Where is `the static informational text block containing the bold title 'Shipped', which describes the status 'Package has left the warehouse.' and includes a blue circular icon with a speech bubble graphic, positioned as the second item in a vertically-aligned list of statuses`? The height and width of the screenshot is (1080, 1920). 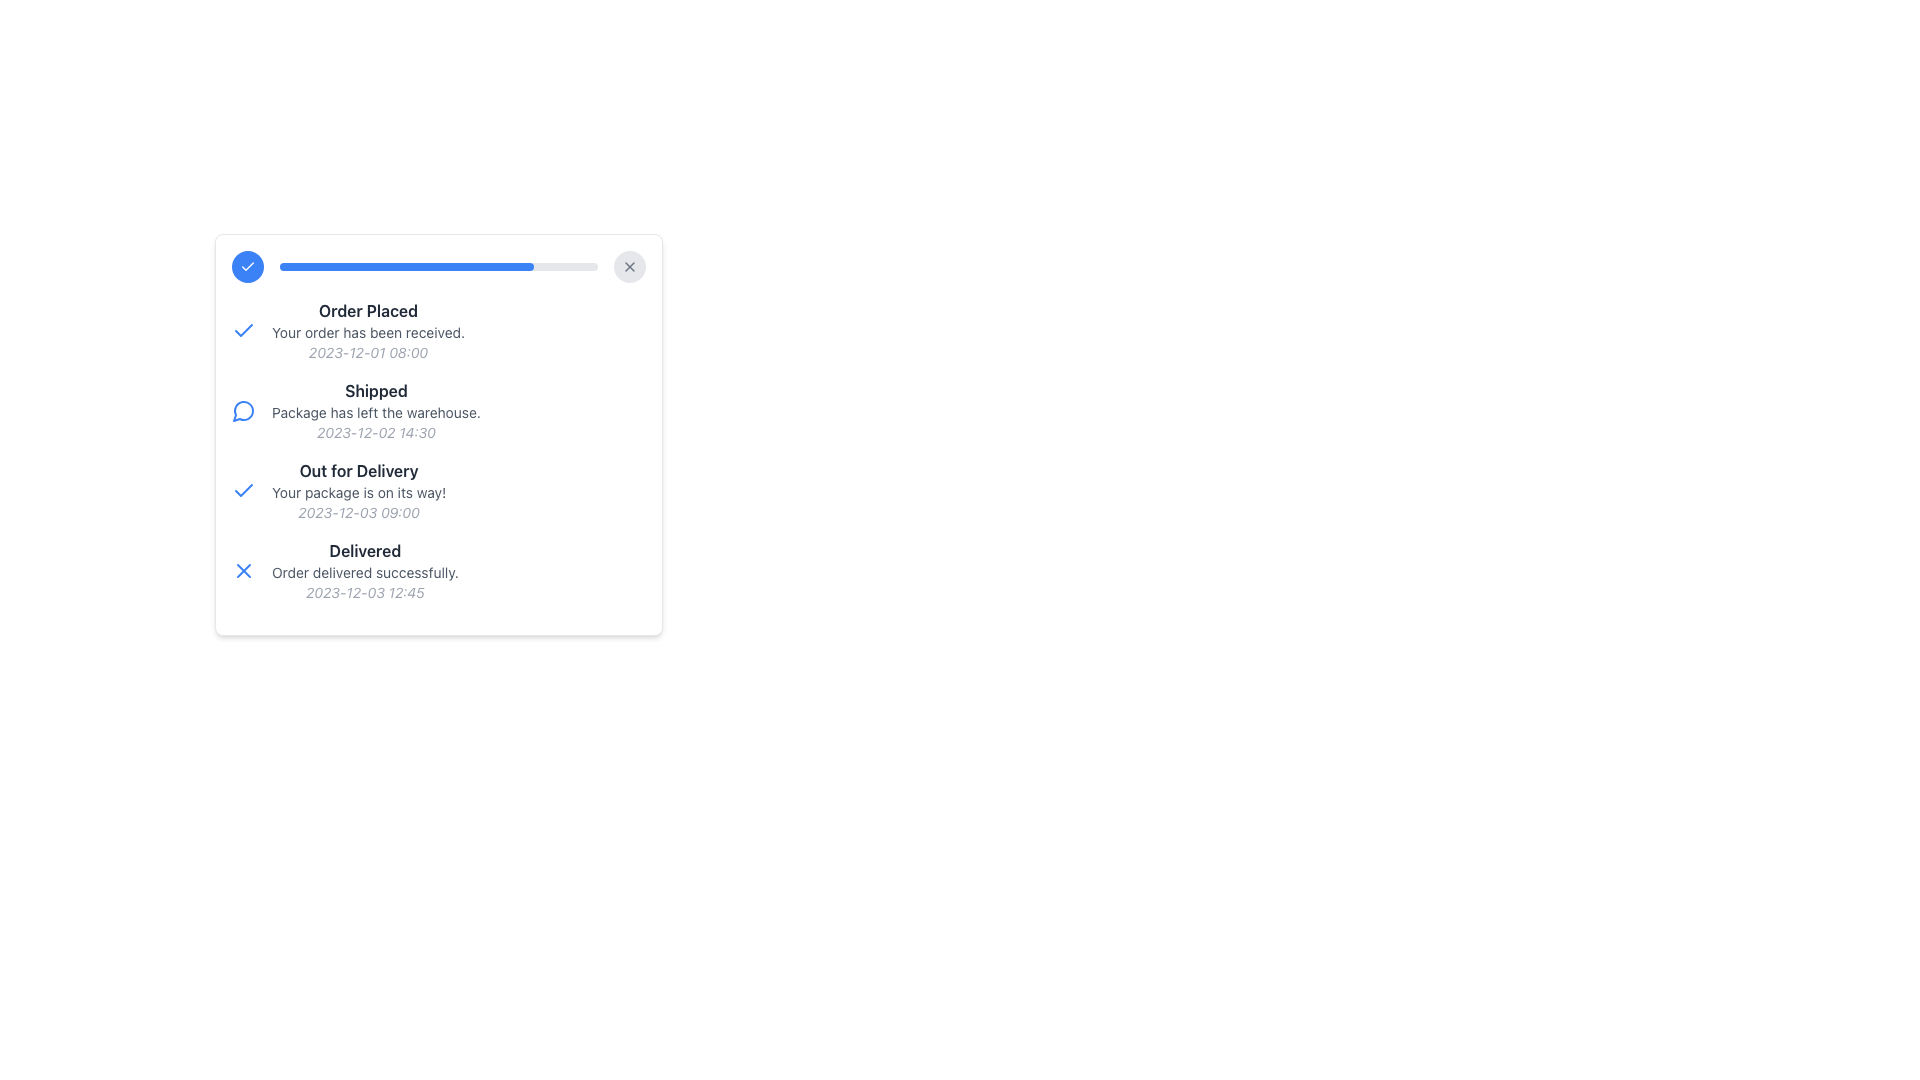
the static informational text block containing the bold title 'Shipped', which describes the status 'Package has left the warehouse.' and includes a blue circular icon with a speech bubble graphic, positioned as the second item in a vertically-aligned list of statuses is located at coordinates (437, 410).